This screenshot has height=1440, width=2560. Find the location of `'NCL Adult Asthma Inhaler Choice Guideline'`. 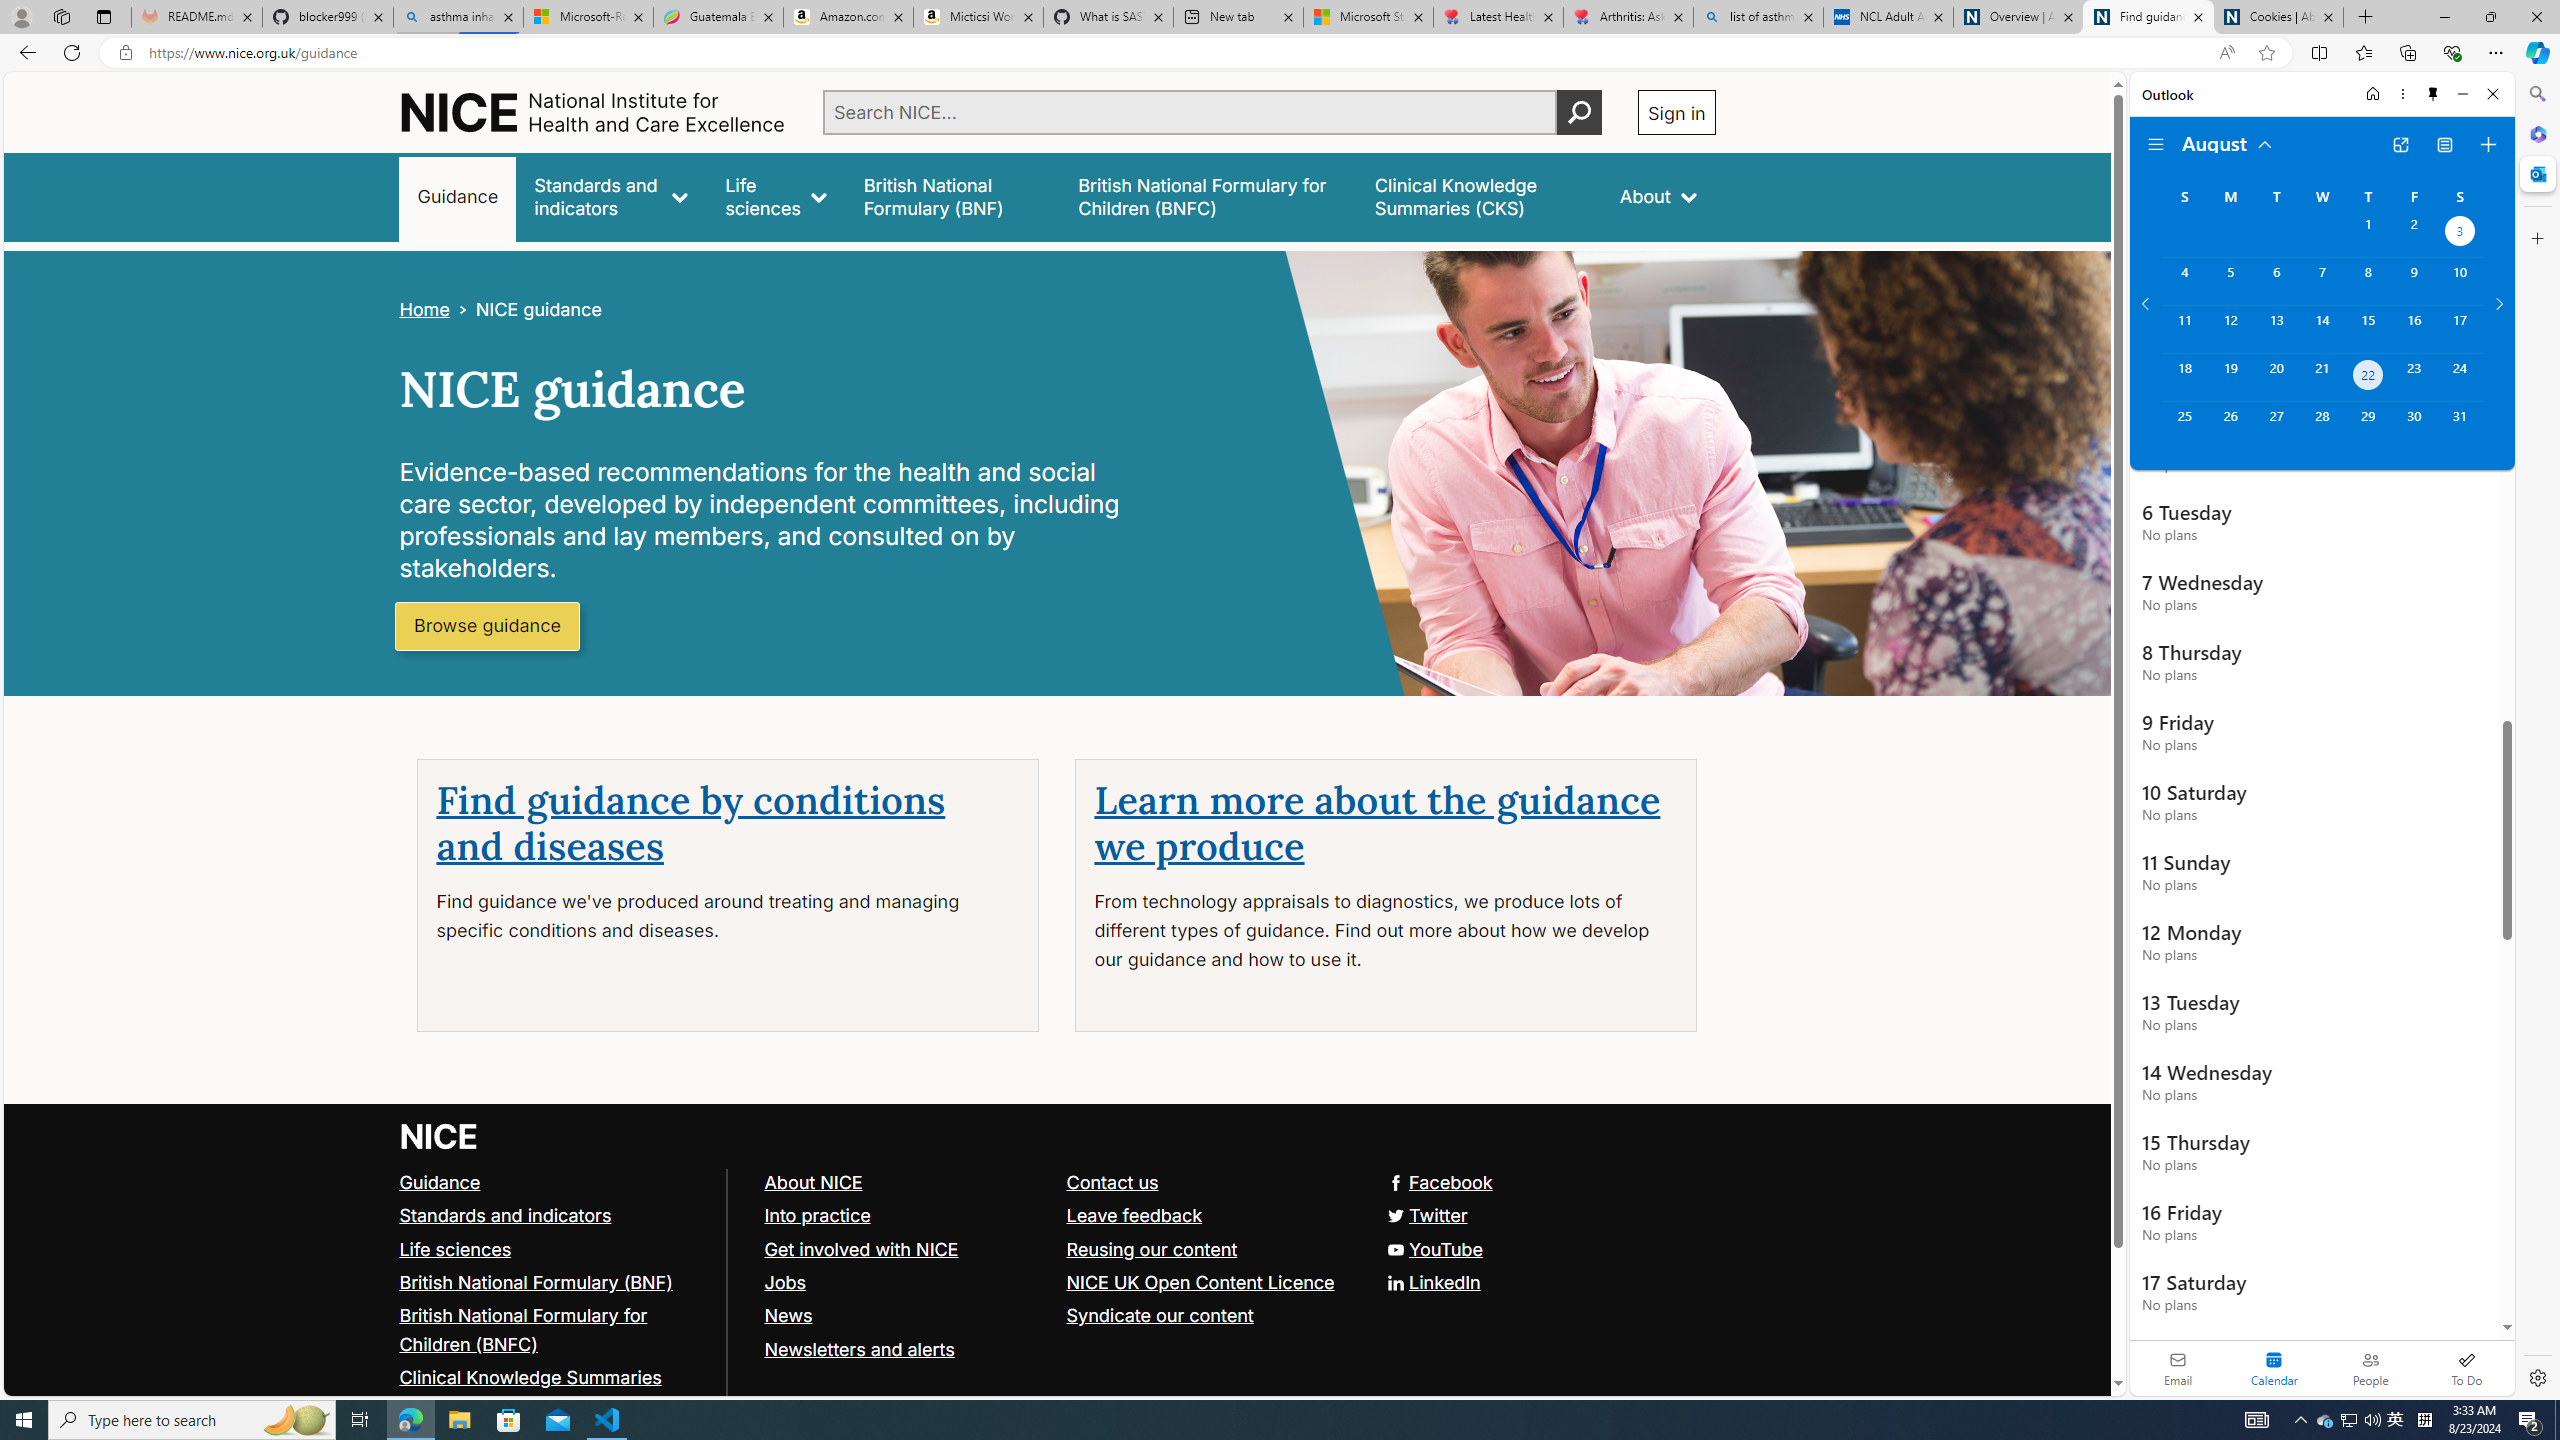

'NCL Adult Asthma Inhaler Choice Guideline' is located at coordinates (1887, 16).